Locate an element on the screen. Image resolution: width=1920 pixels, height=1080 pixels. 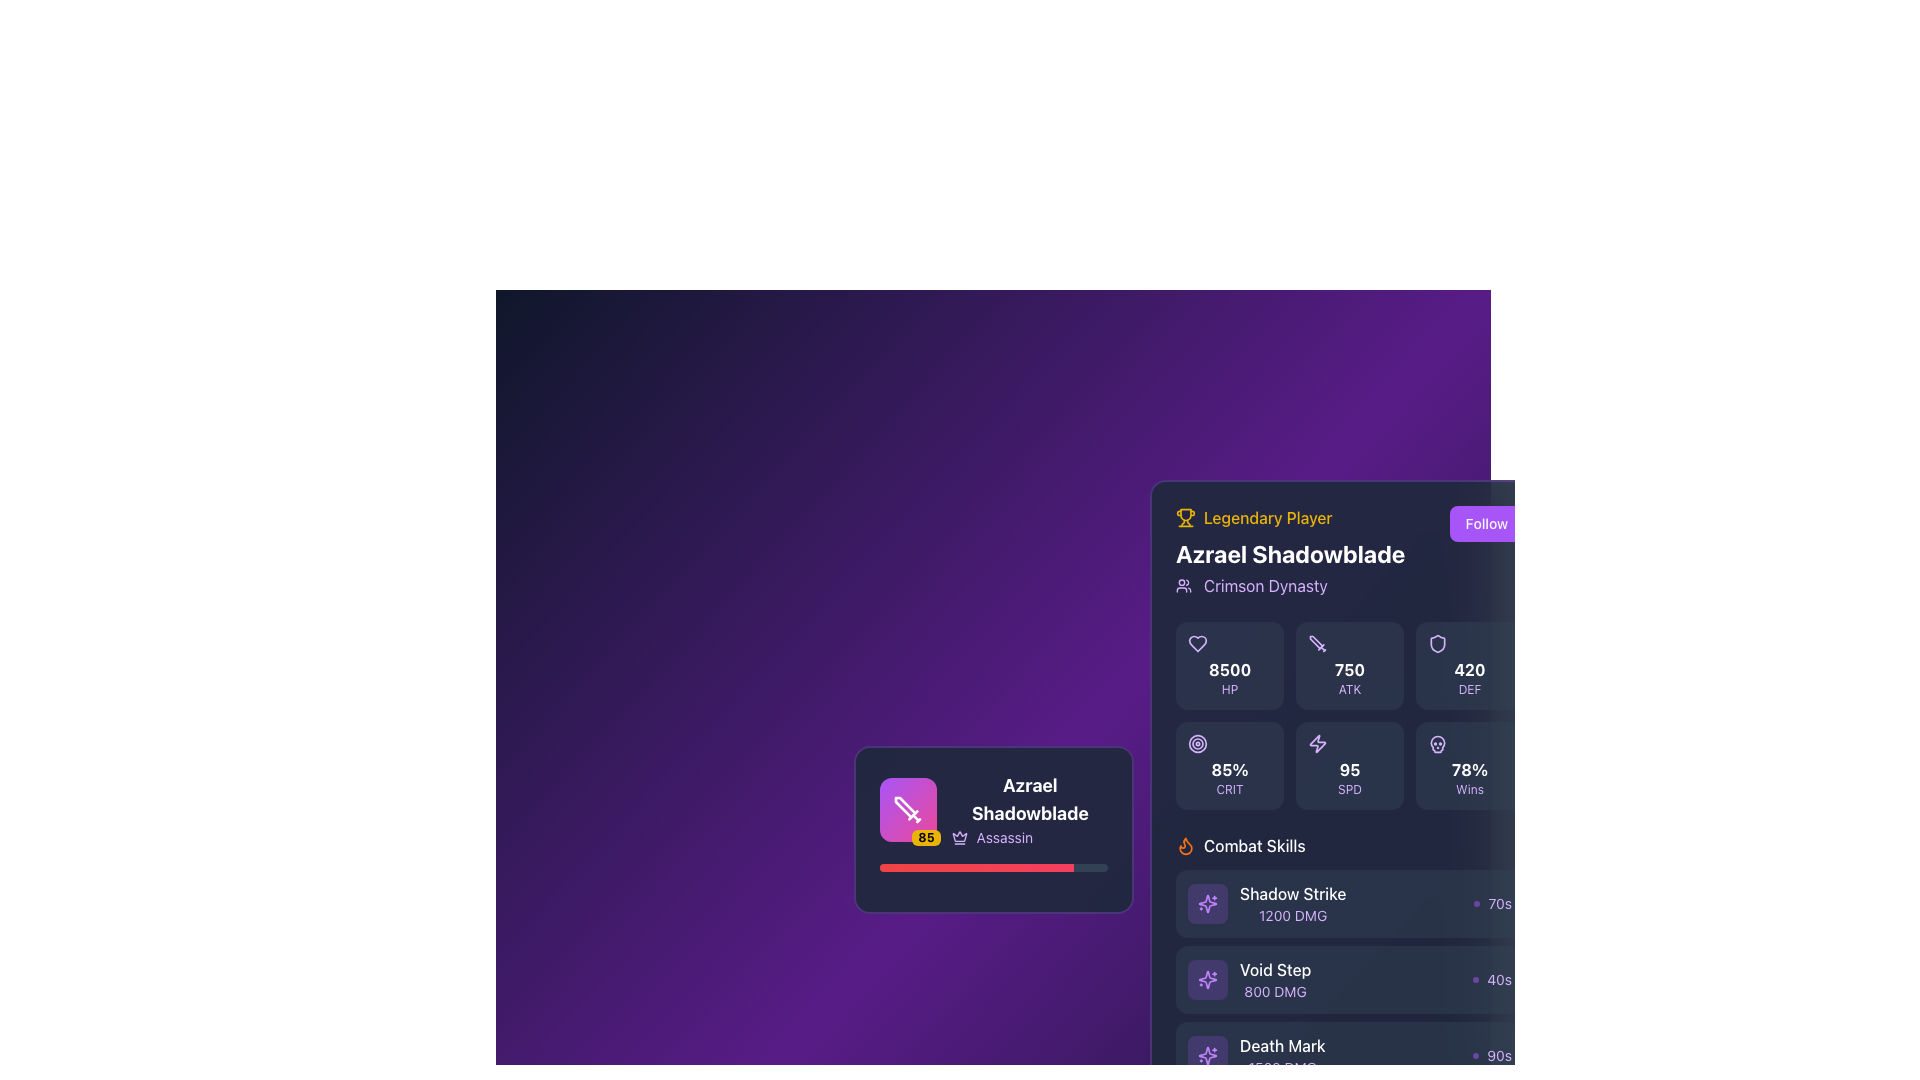
the text label indicating the class or role associated with 'Azrael Shadowblade', which is located beneath the title text within the profile card is located at coordinates (1029, 837).